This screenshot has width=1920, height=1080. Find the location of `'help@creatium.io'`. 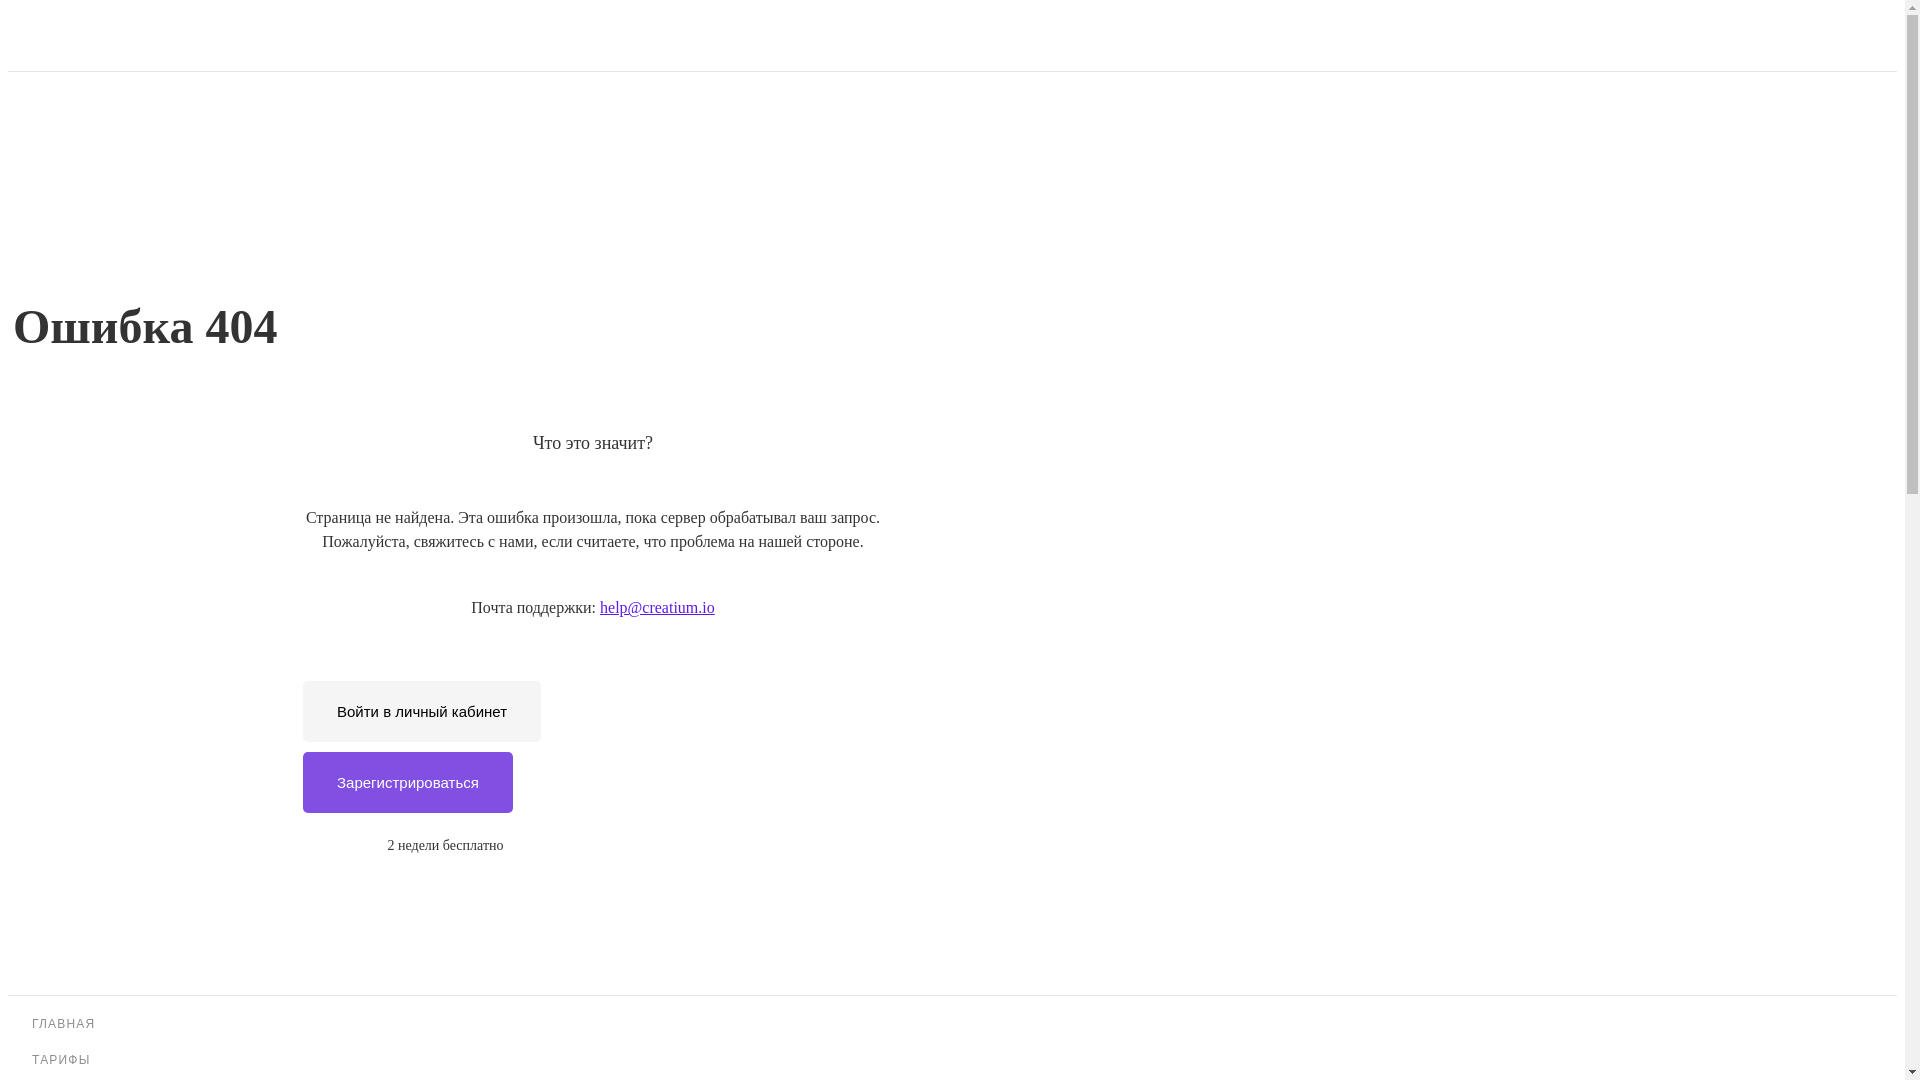

'help@creatium.io' is located at coordinates (657, 606).